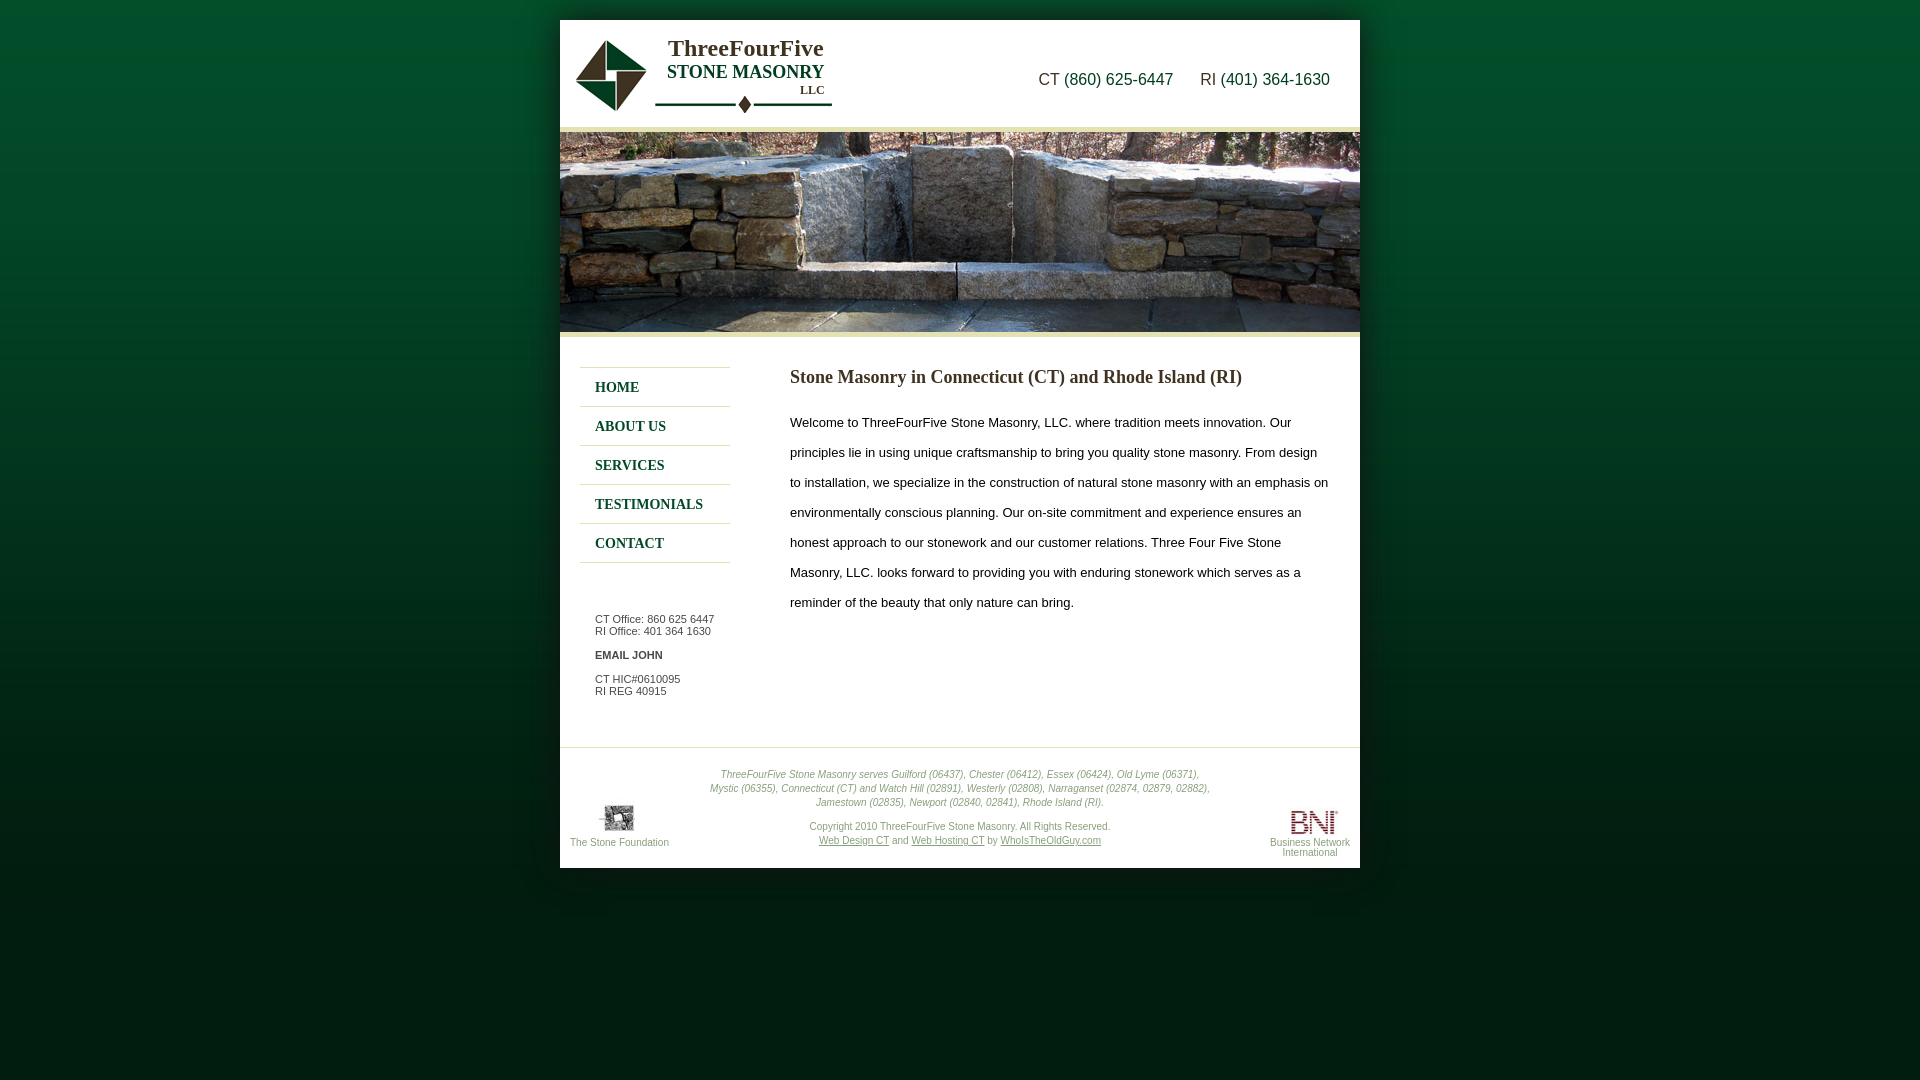 This screenshot has height=1080, width=1920. Describe the element at coordinates (631, 465) in the screenshot. I see `'SERVICES'` at that location.